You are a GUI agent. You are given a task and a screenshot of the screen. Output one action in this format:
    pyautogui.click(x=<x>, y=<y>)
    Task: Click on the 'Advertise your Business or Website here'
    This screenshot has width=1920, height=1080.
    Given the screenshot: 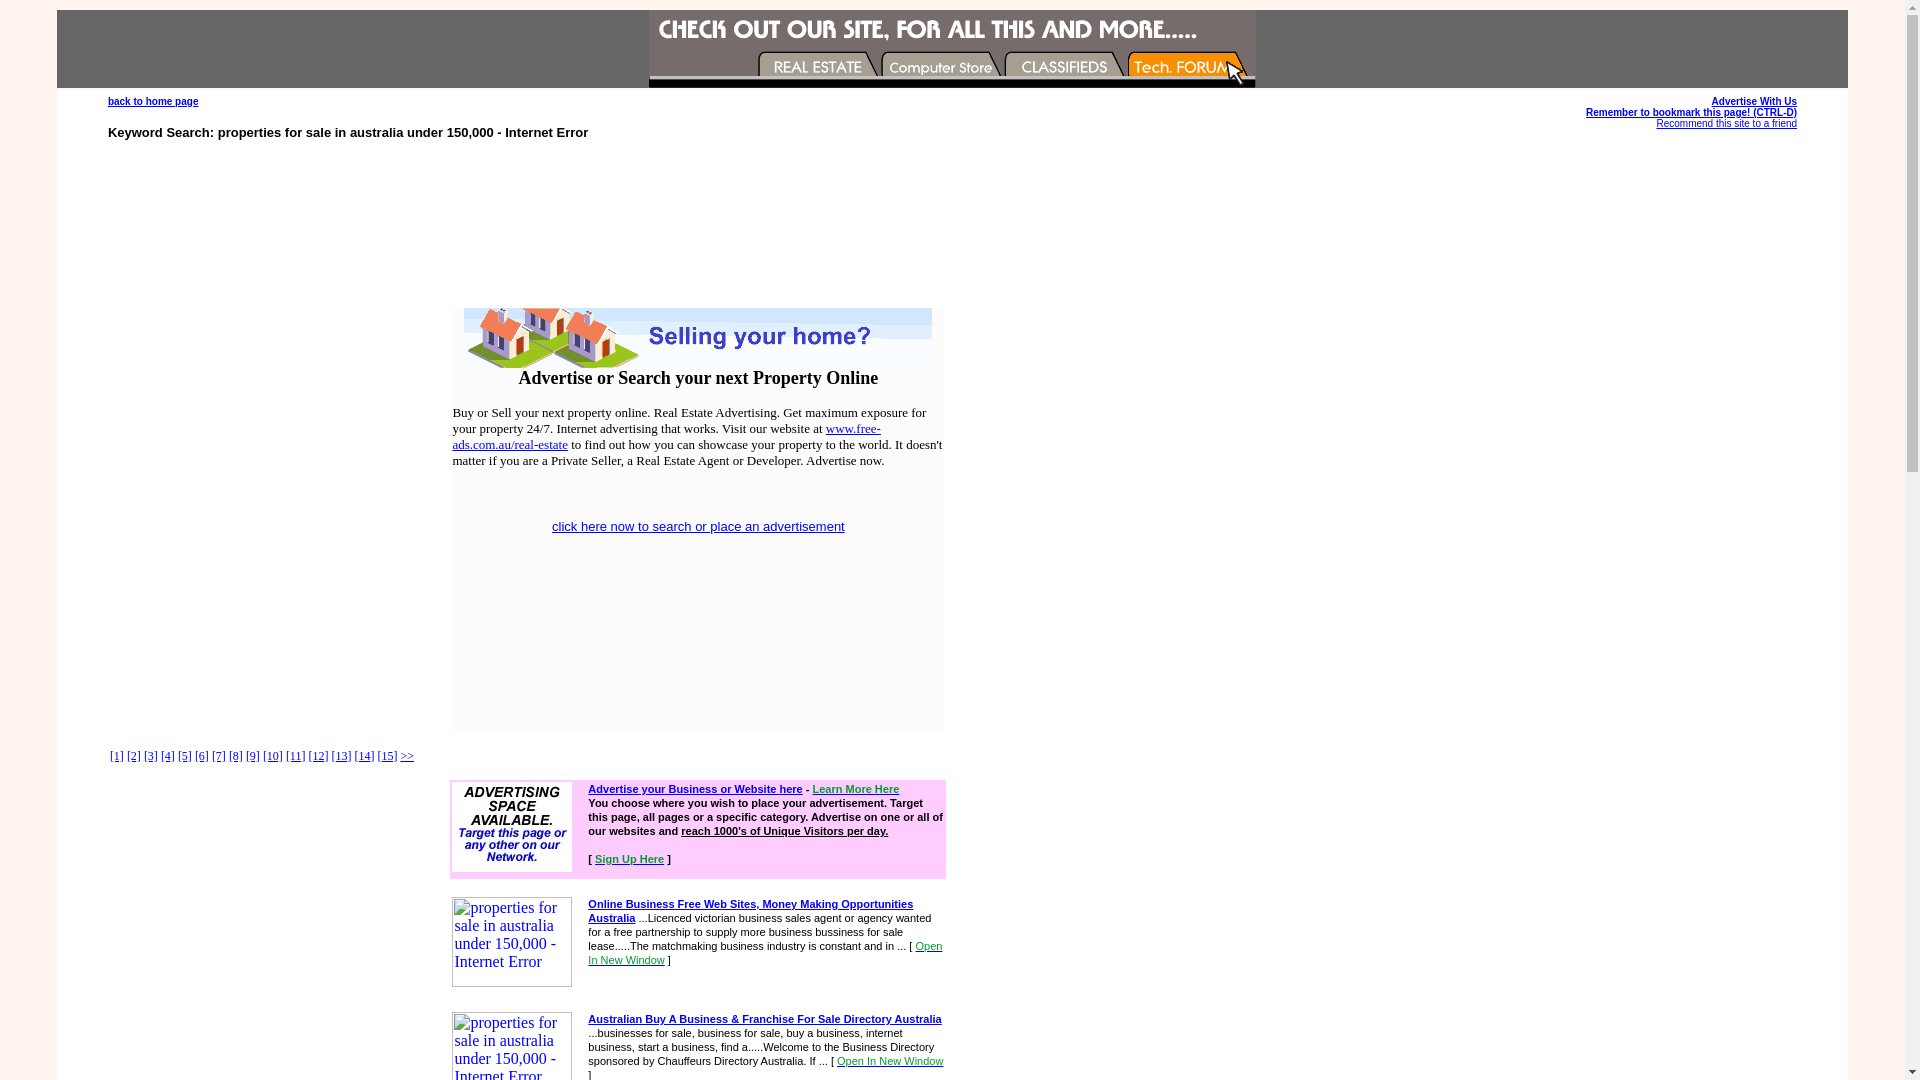 What is the action you would take?
    pyautogui.click(x=695, y=788)
    